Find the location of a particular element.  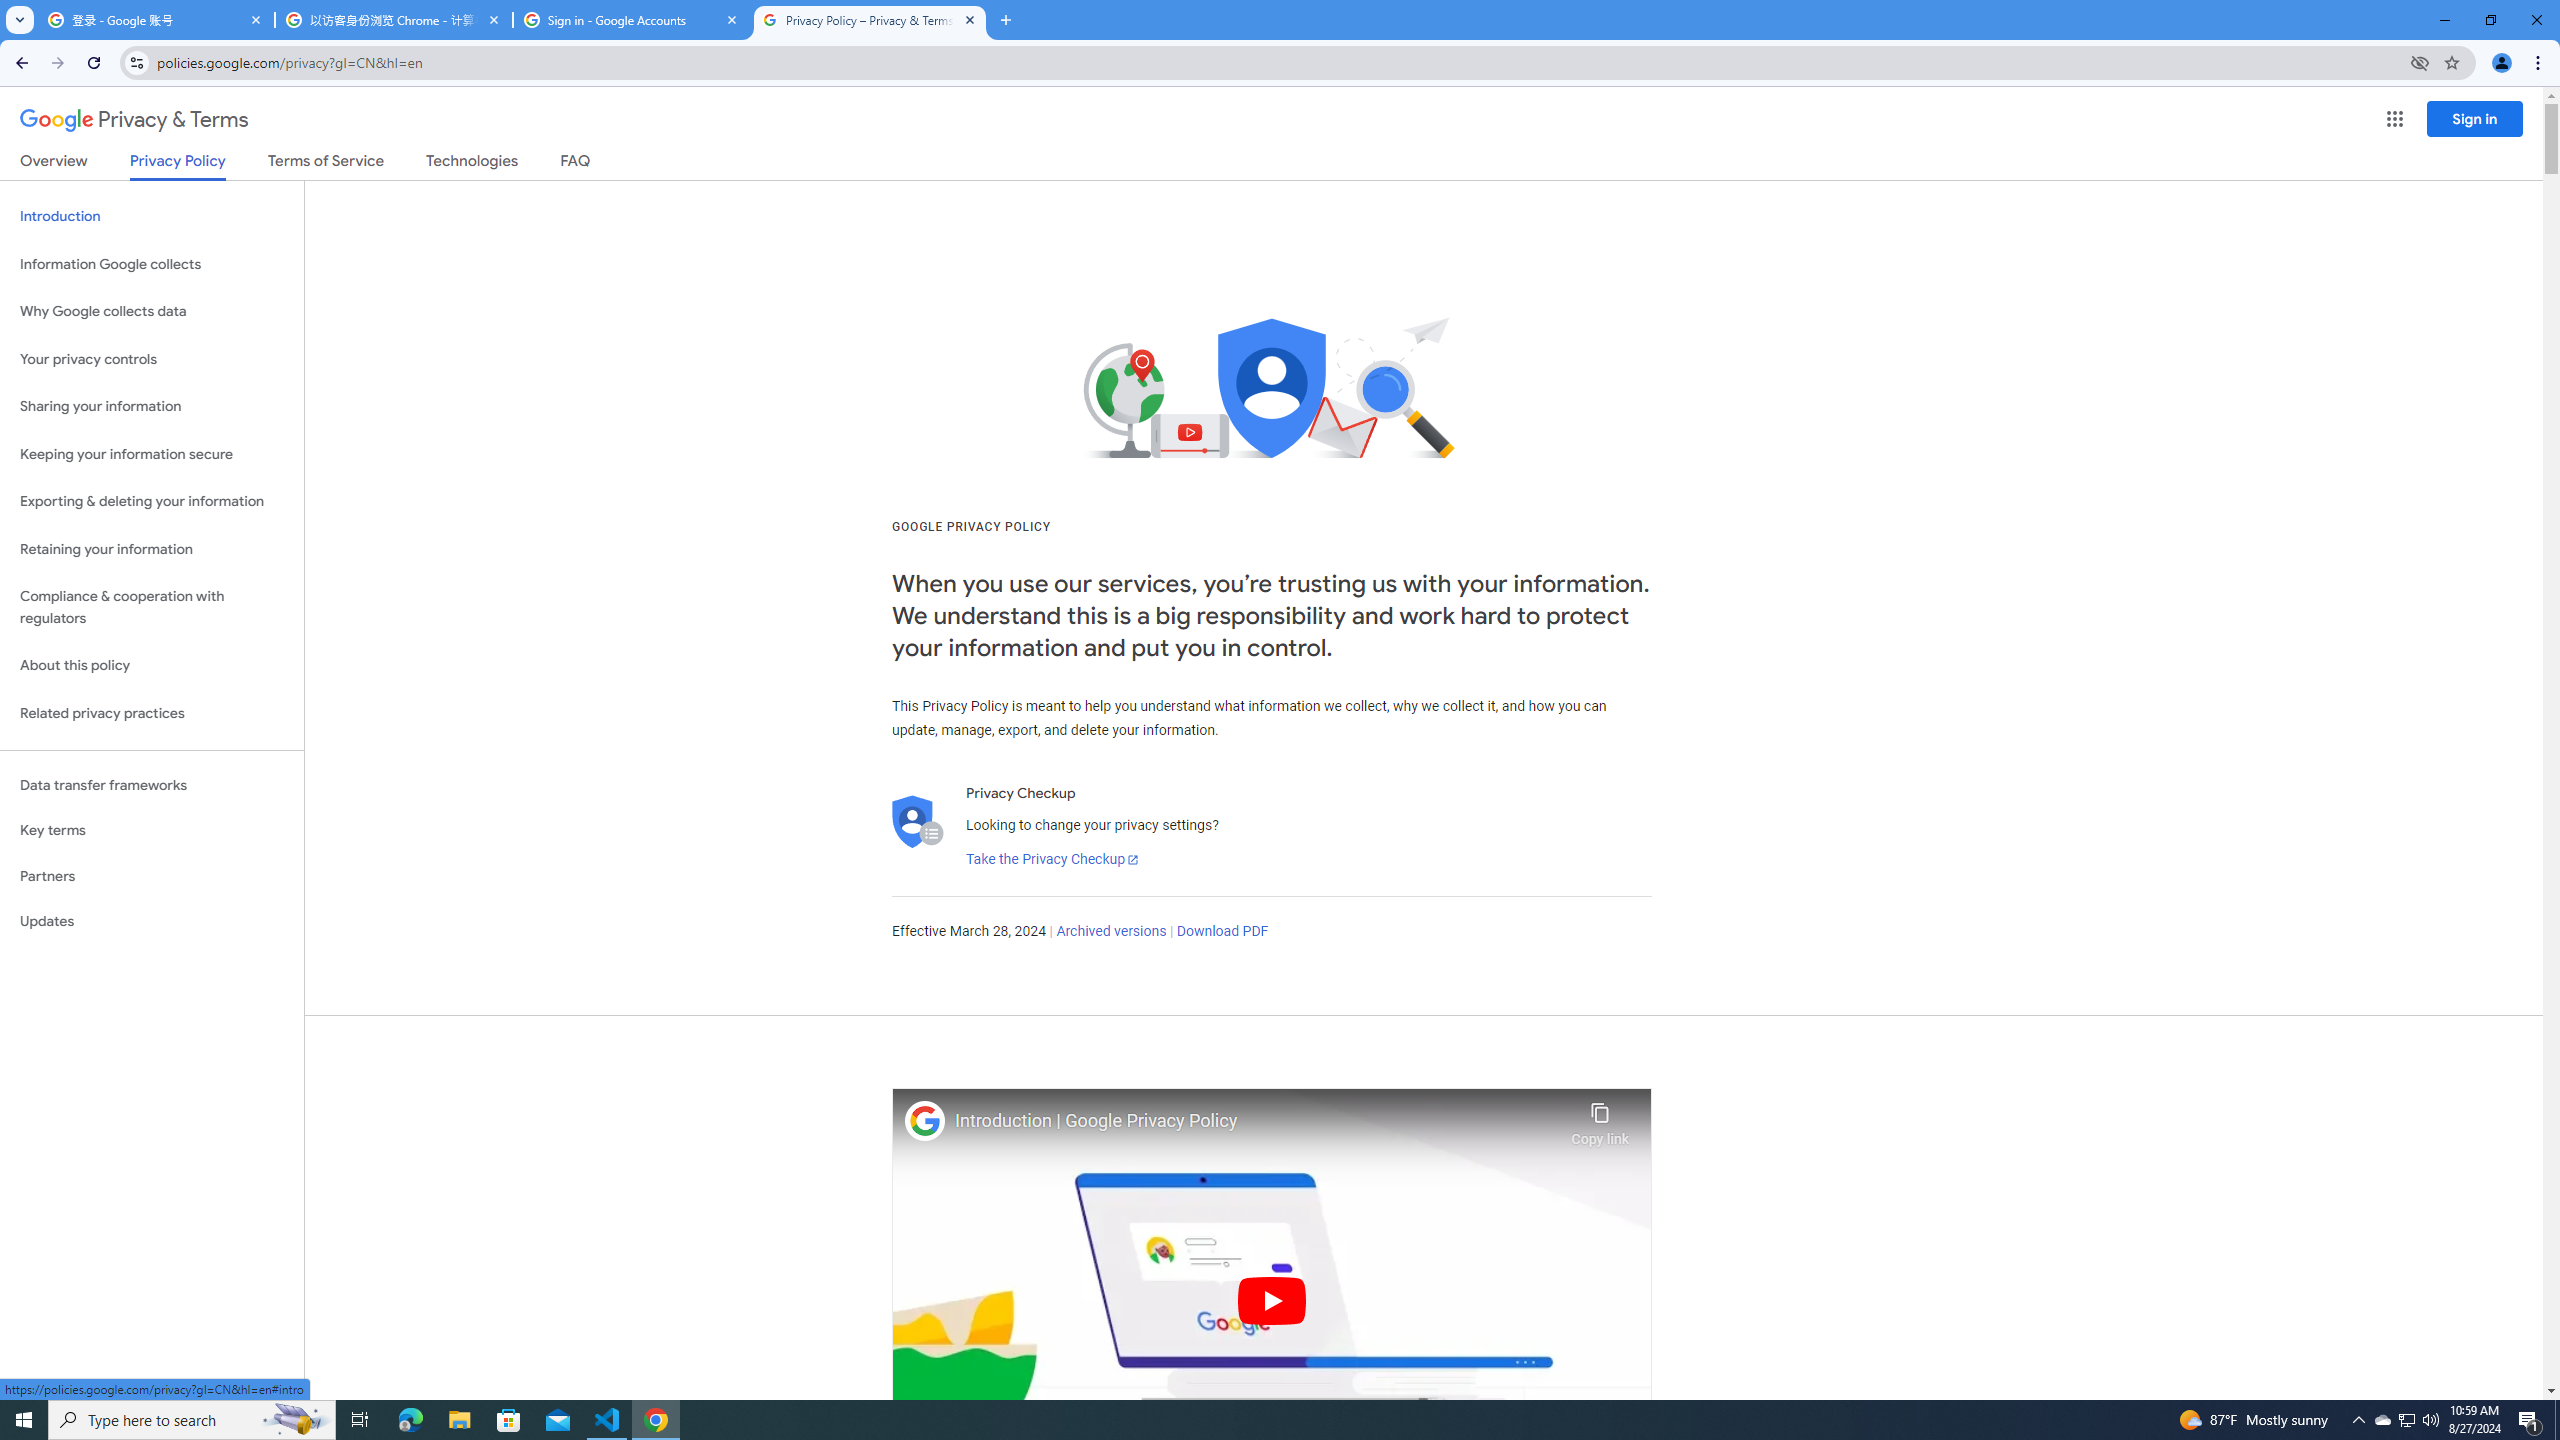

'Keeping your information secure' is located at coordinates (151, 455).